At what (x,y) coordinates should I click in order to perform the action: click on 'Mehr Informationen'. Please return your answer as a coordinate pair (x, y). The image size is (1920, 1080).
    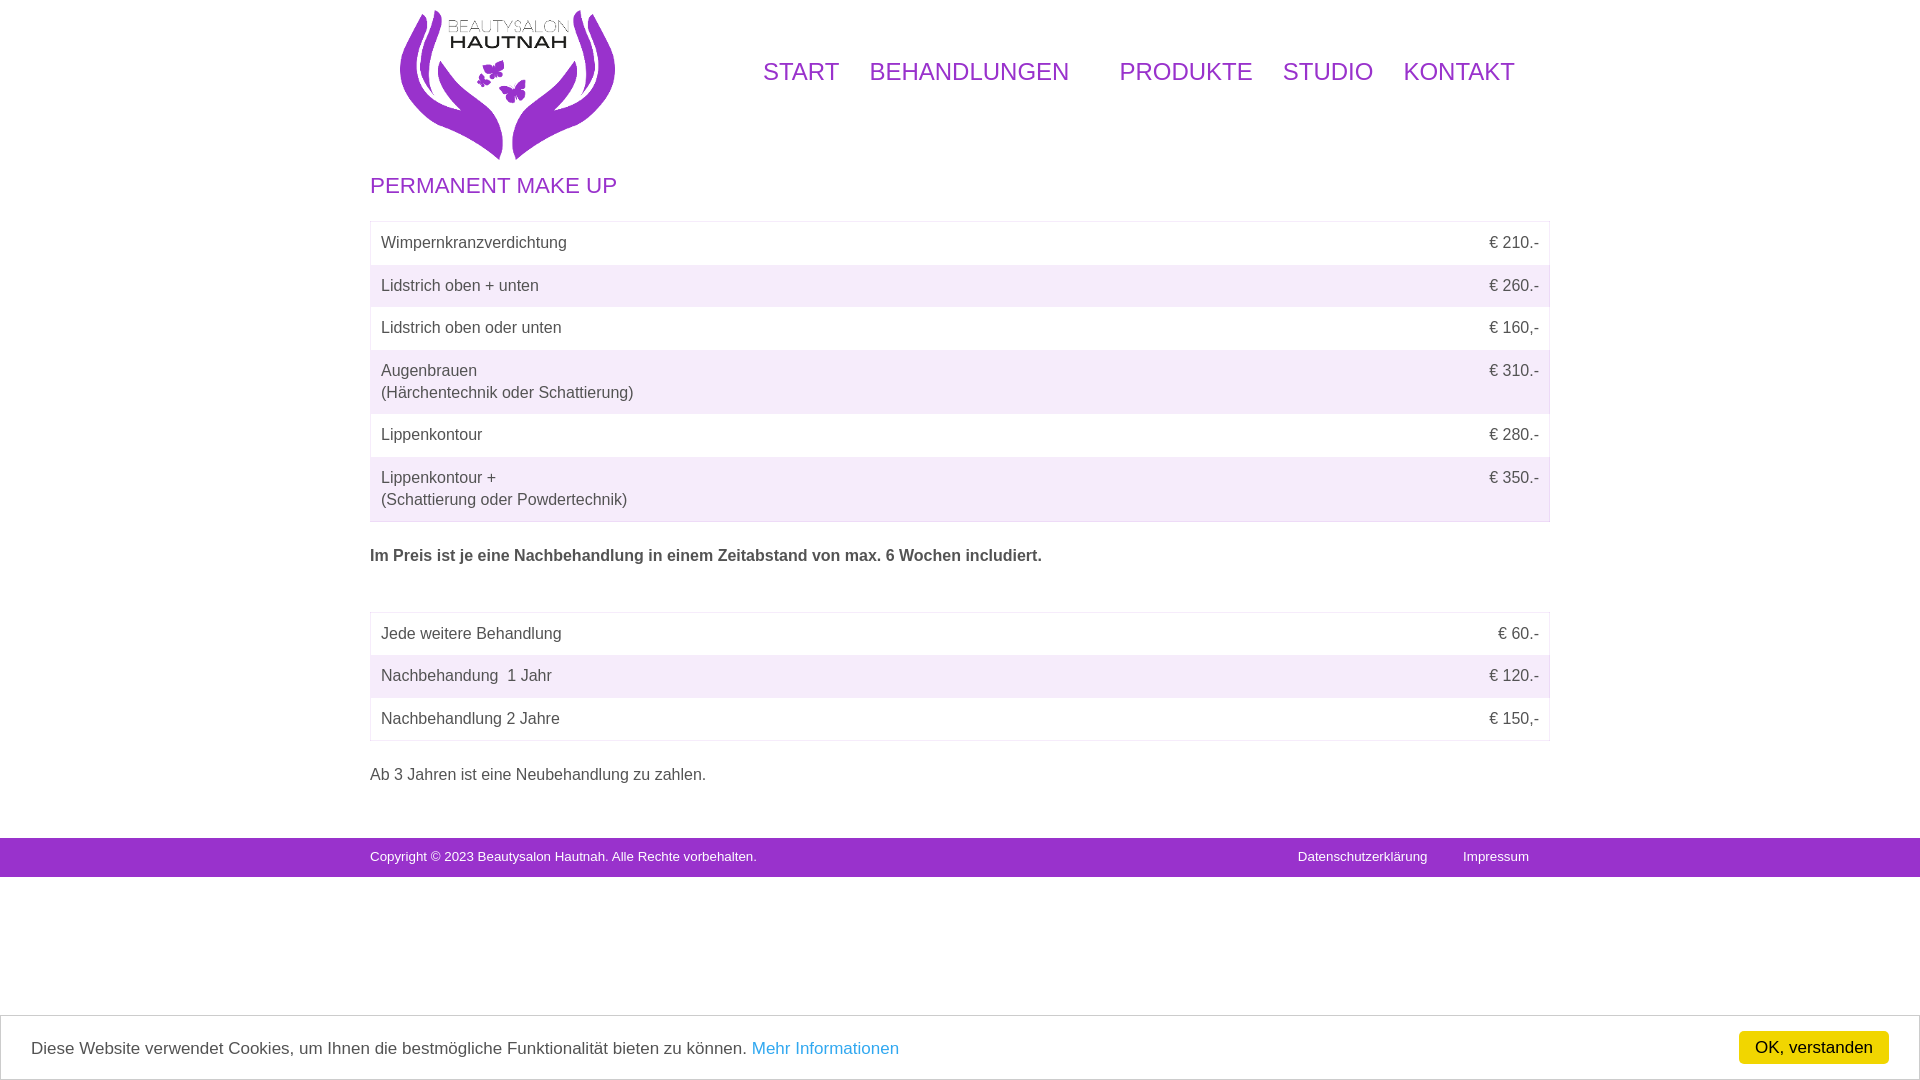
    Looking at the image, I should click on (751, 1046).